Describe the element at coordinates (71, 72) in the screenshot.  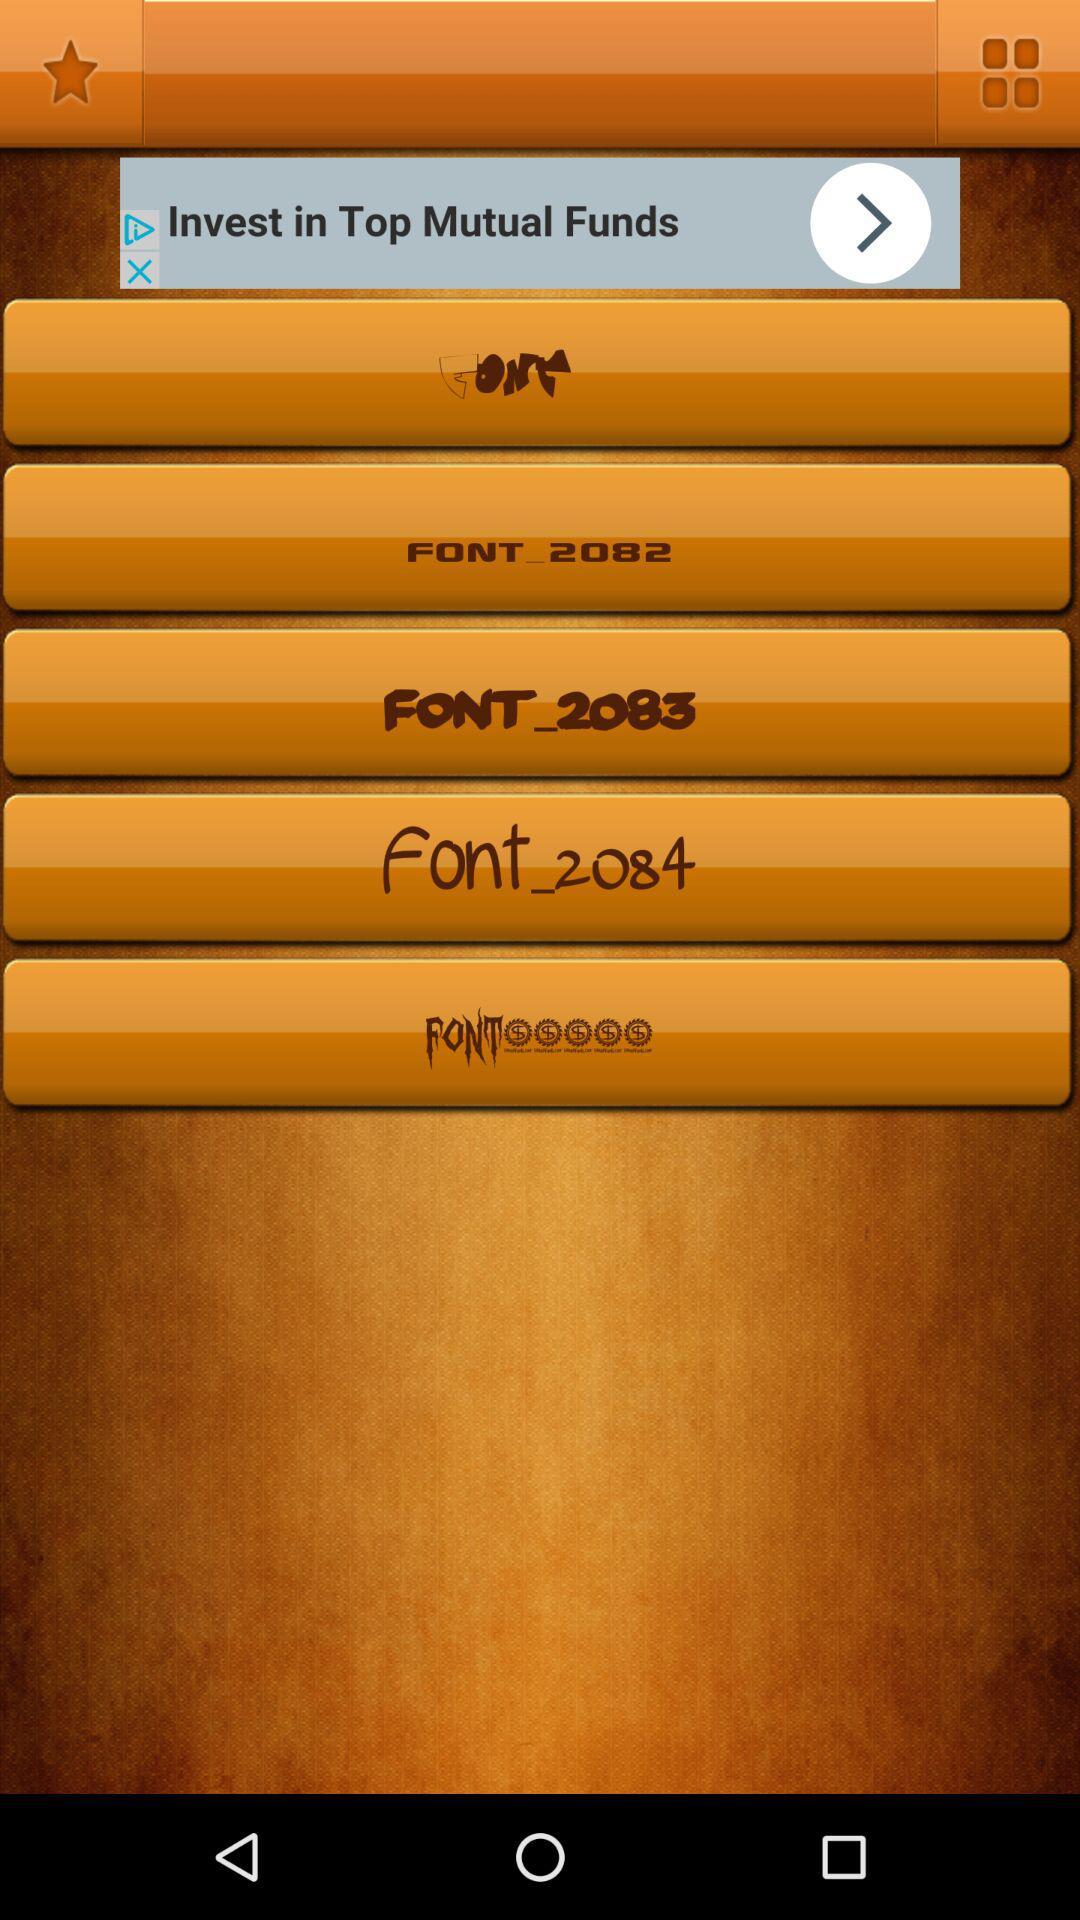
I see `fonts` at that location.